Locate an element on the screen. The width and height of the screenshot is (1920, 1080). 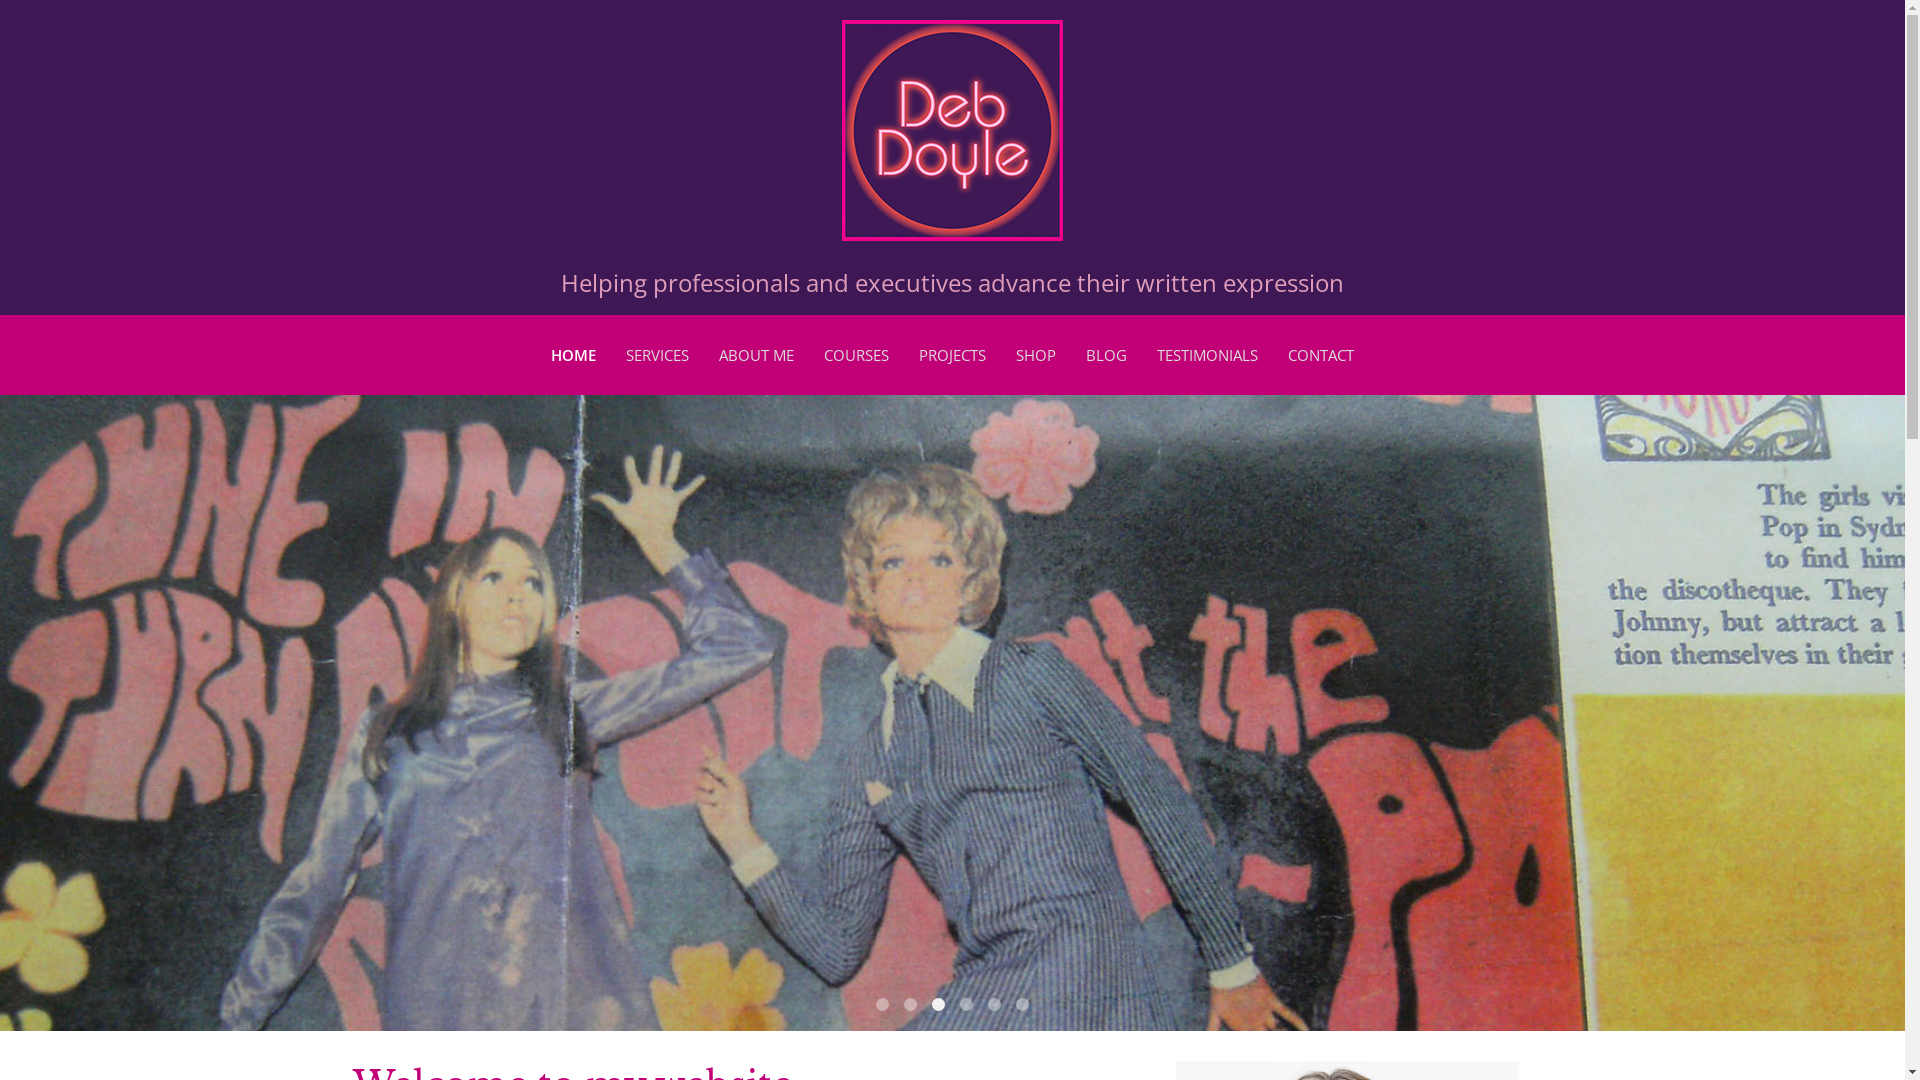
'2a' is located at coordinates (909, 1004).